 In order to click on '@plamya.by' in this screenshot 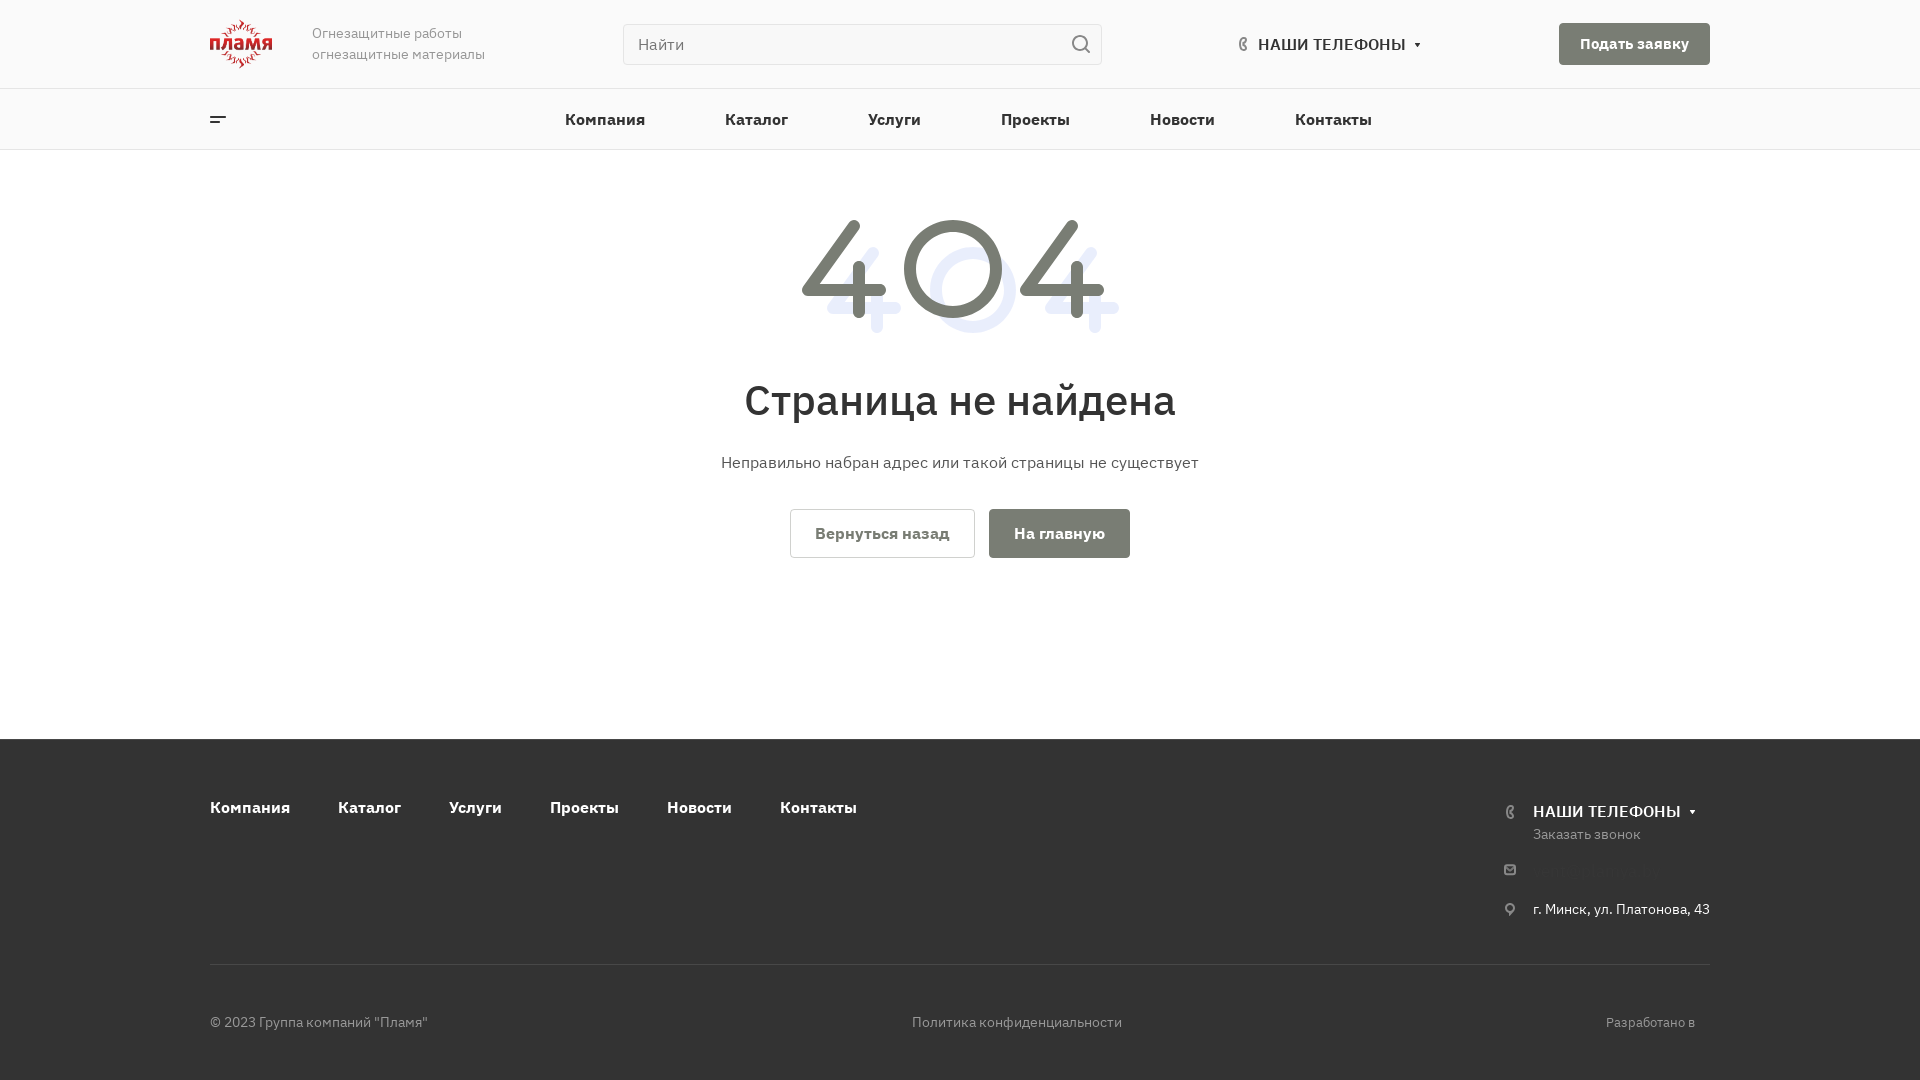, I will do `click(1612, 870)`.